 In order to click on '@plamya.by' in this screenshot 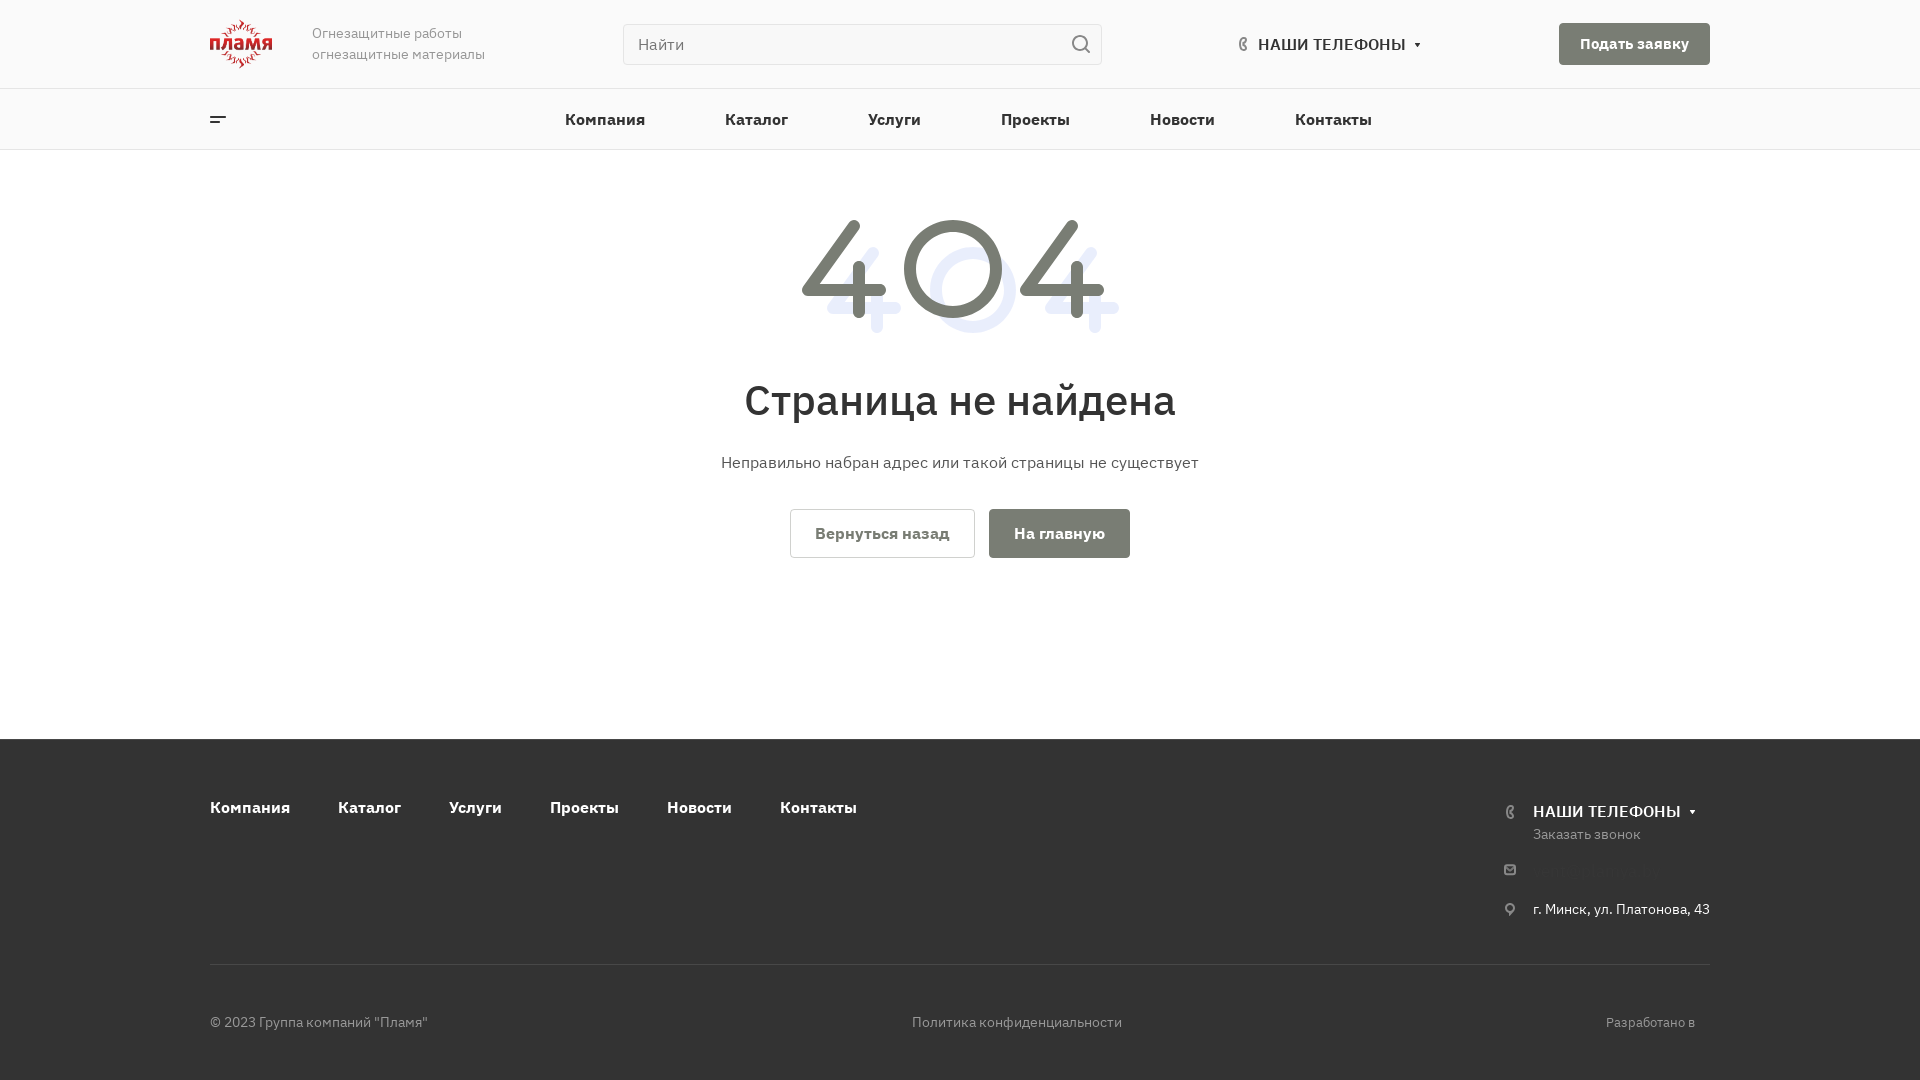, I will do `click(1612, 870)`.